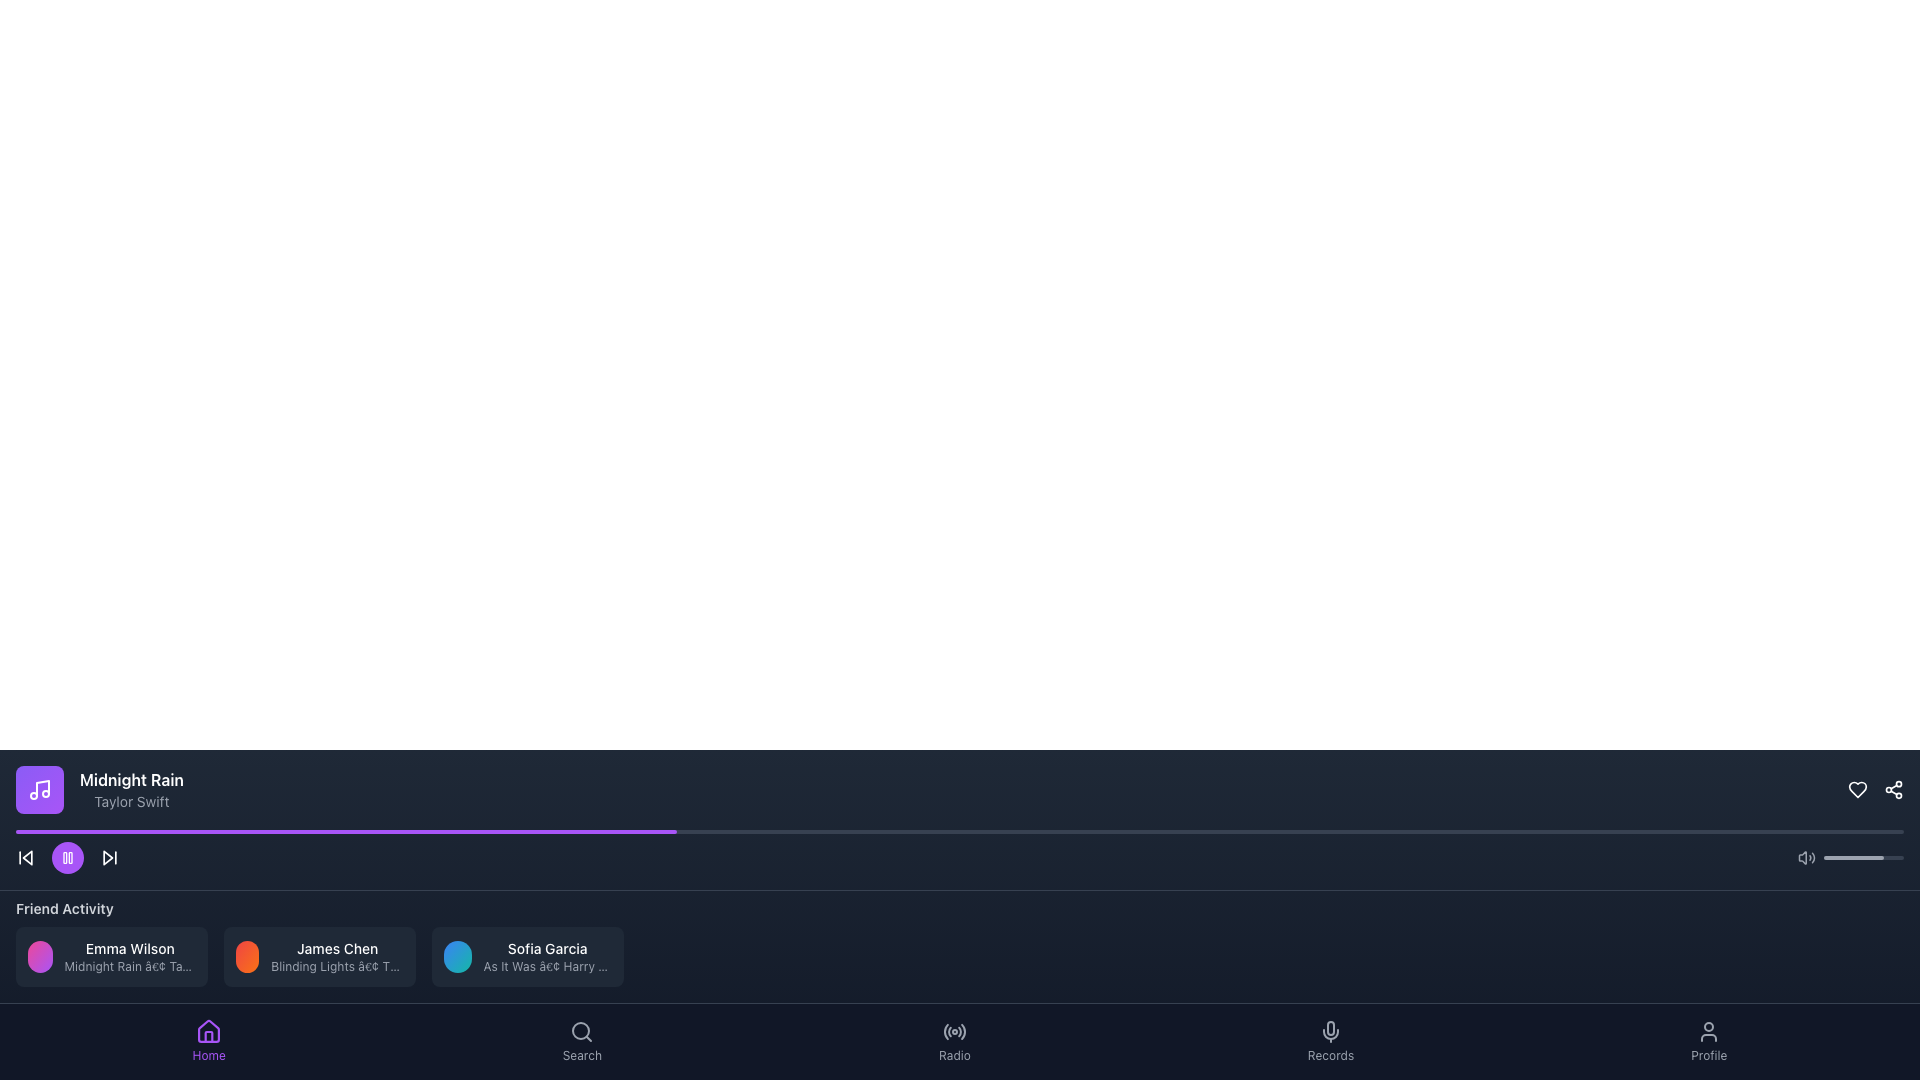 The image size is (1920, 1080). Describe the element at coordinates (1708, 1055) in the screenshot. I see `the 'Profile' label, which identifies the corresponding section of the application, located at the bottom-right corner below the user icon` at that location.